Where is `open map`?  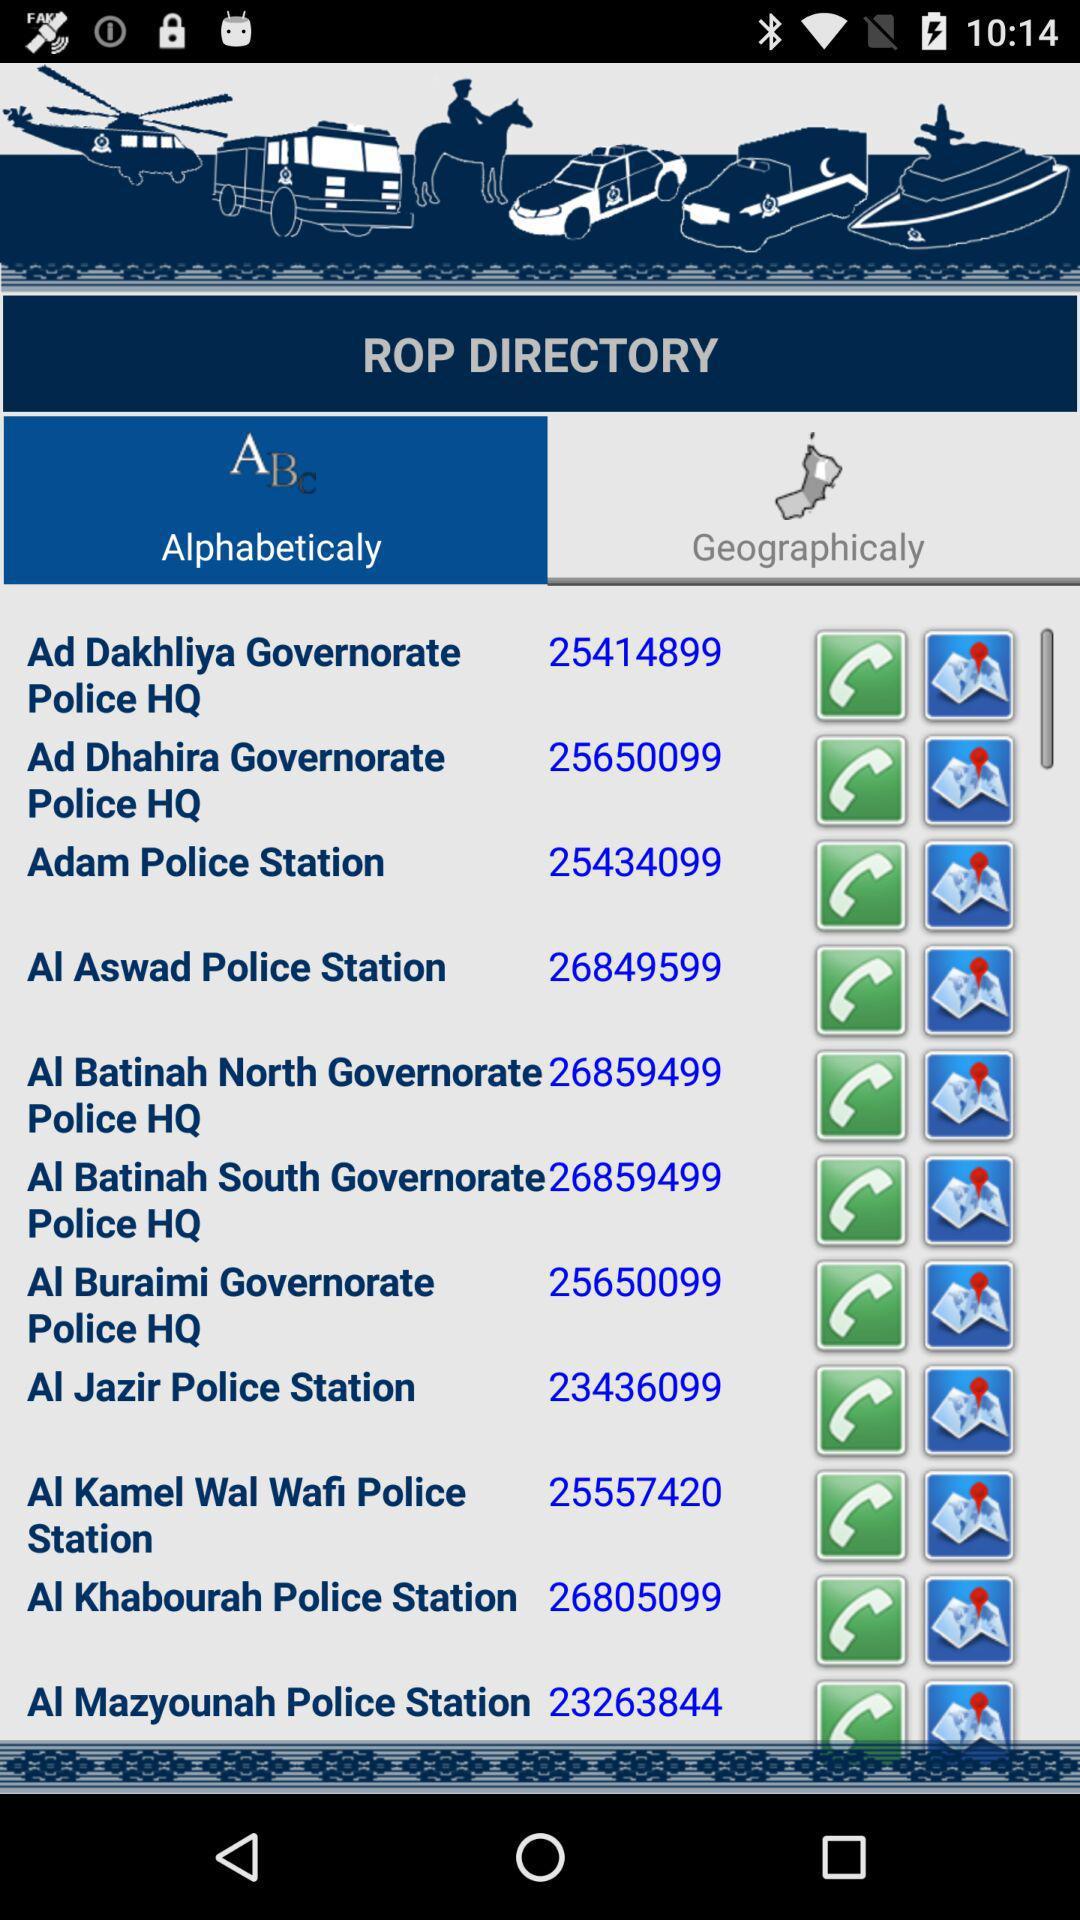
open map is located at coordinates (967, 885).